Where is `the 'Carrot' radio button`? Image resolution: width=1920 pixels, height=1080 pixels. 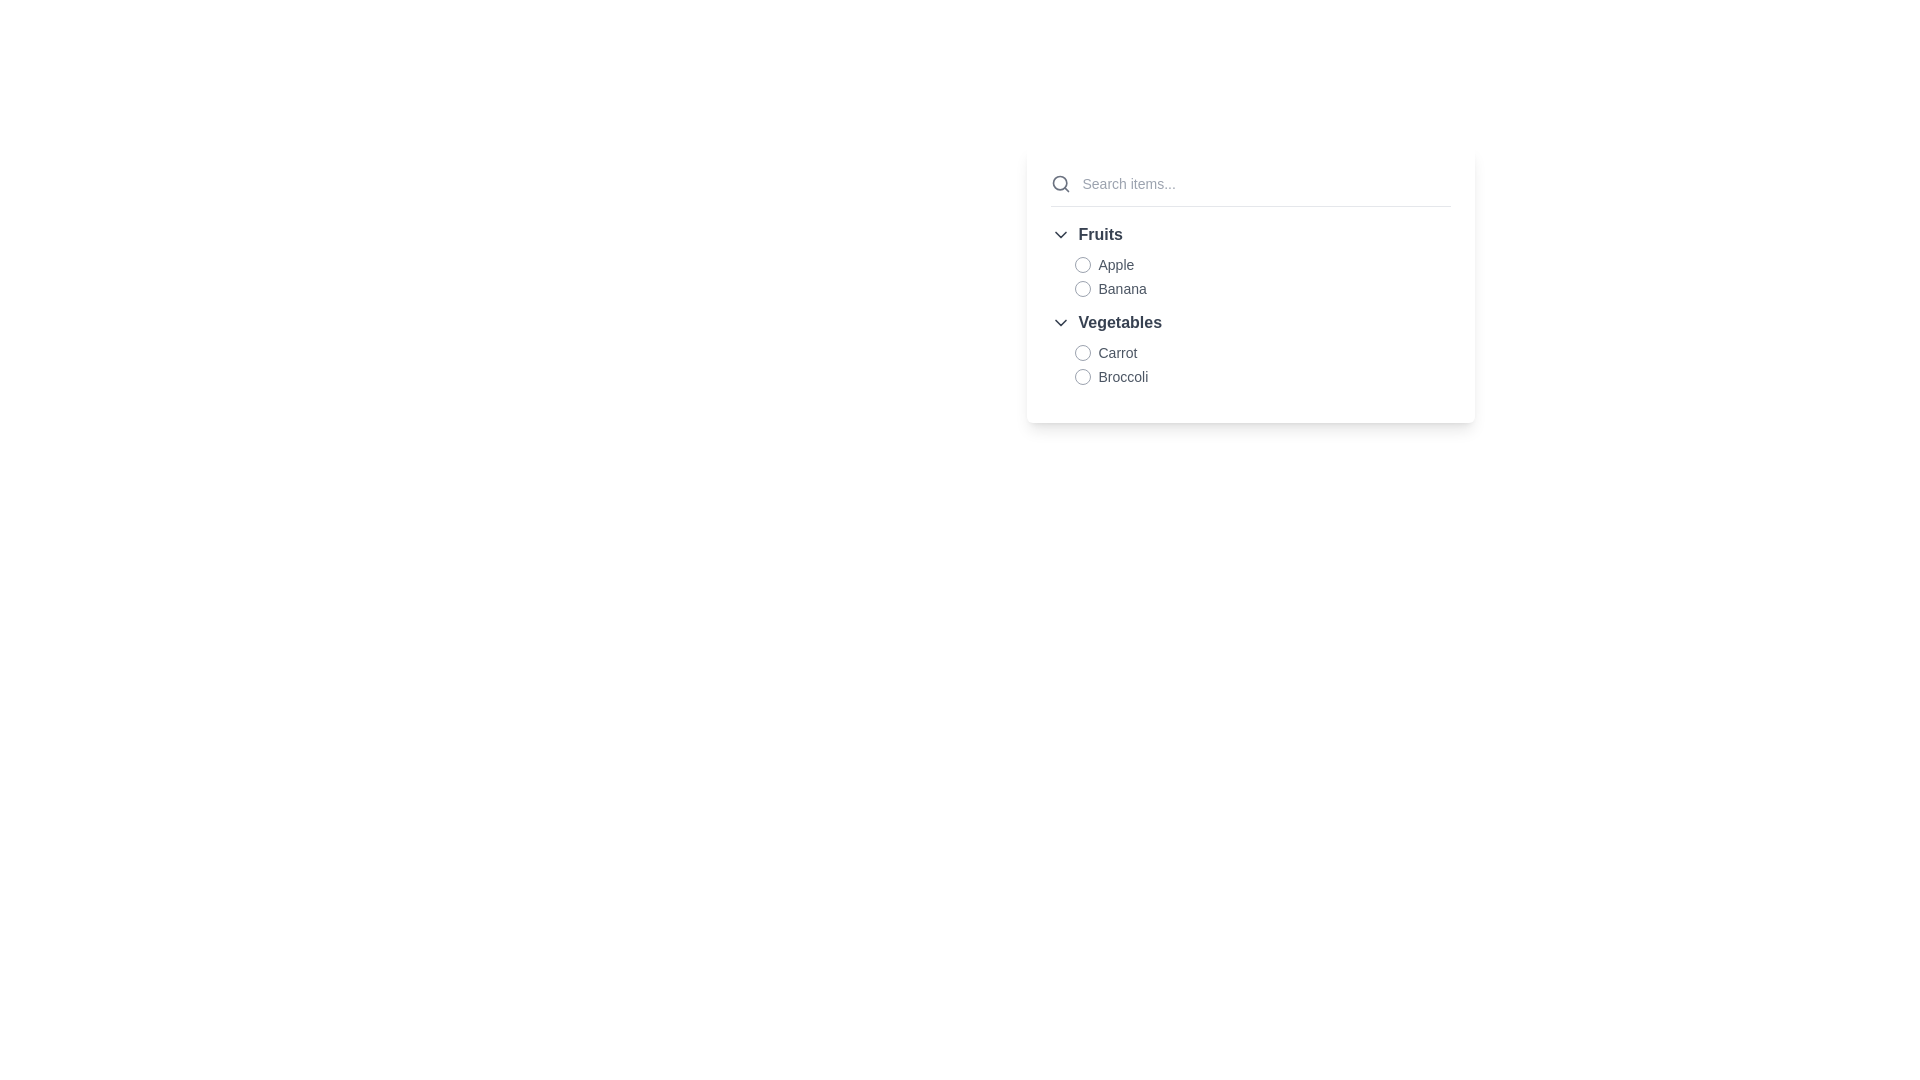 the 'Carrot' radio button is located at coordinates (1081, 352).